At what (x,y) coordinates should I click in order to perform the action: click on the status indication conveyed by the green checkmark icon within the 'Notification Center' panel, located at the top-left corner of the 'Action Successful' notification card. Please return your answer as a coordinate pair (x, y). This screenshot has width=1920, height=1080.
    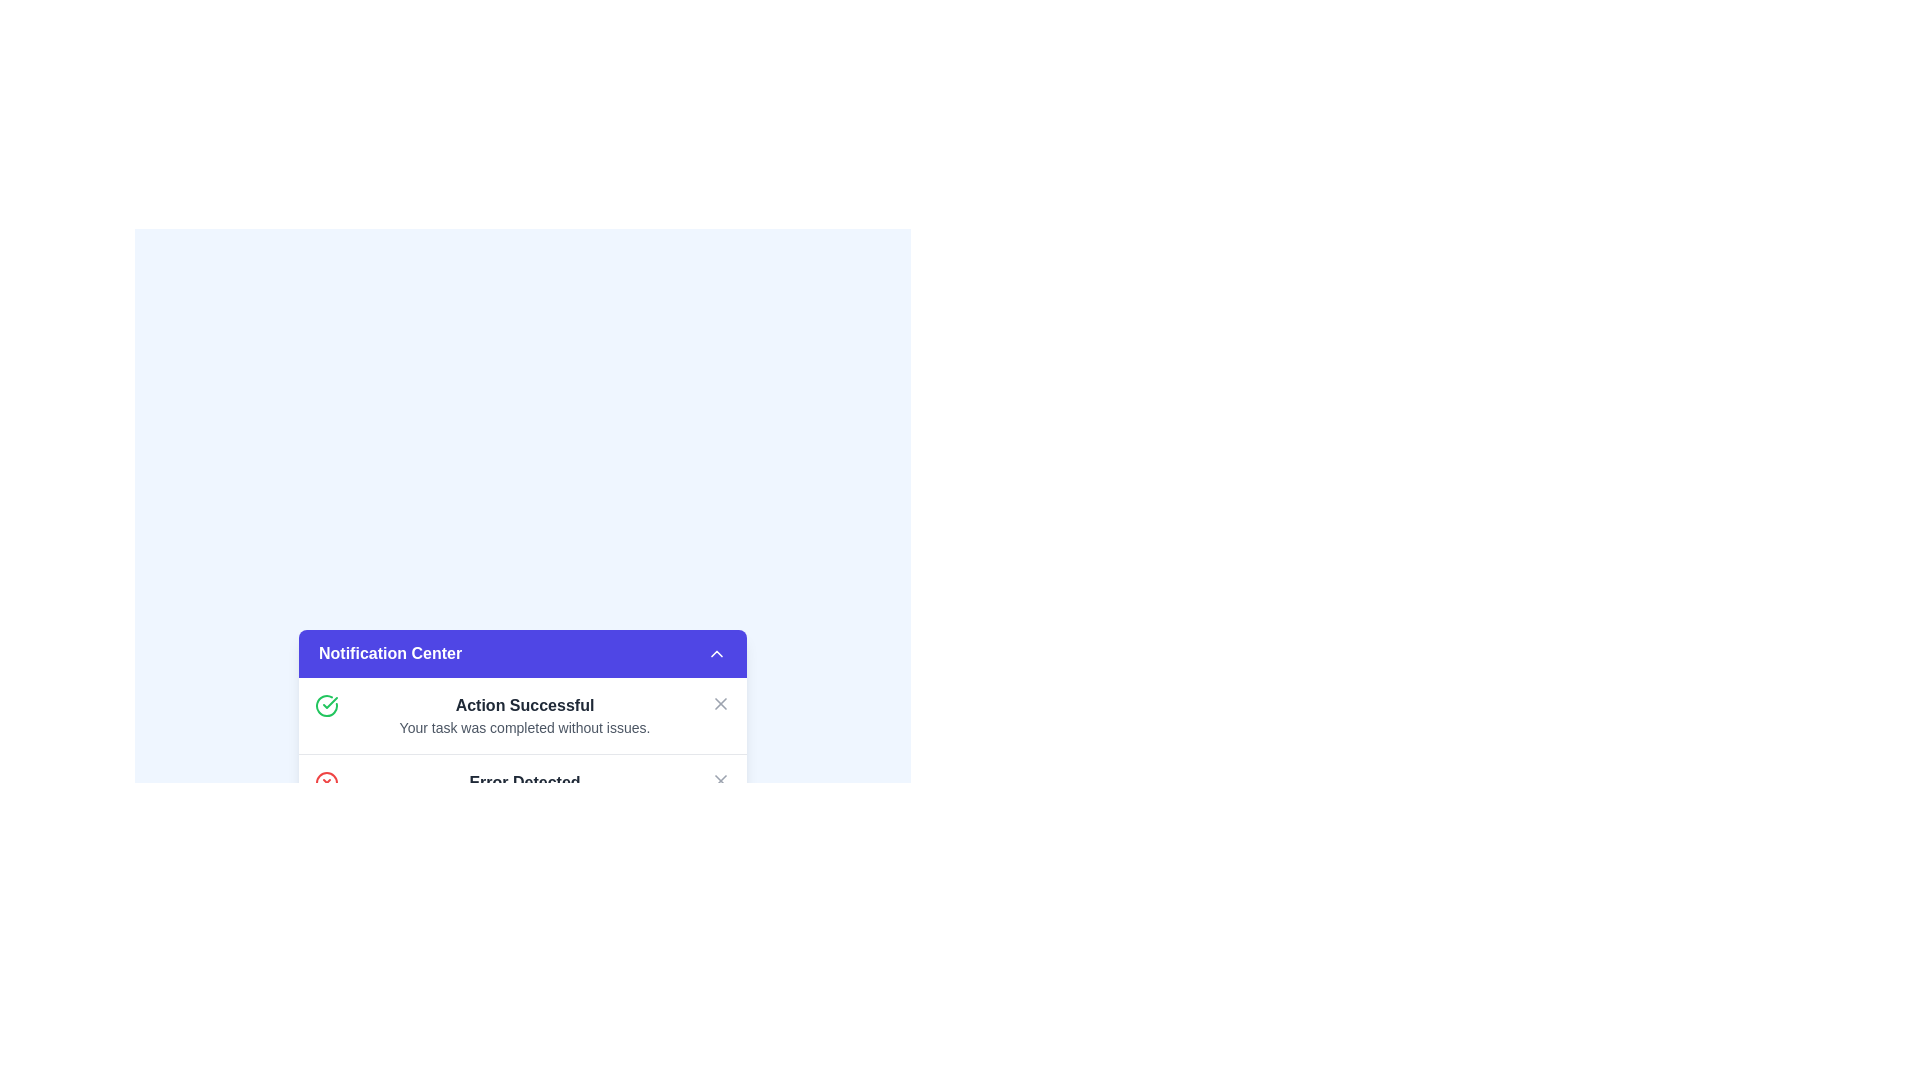
    Looking at the image, I should click on (326, 704).